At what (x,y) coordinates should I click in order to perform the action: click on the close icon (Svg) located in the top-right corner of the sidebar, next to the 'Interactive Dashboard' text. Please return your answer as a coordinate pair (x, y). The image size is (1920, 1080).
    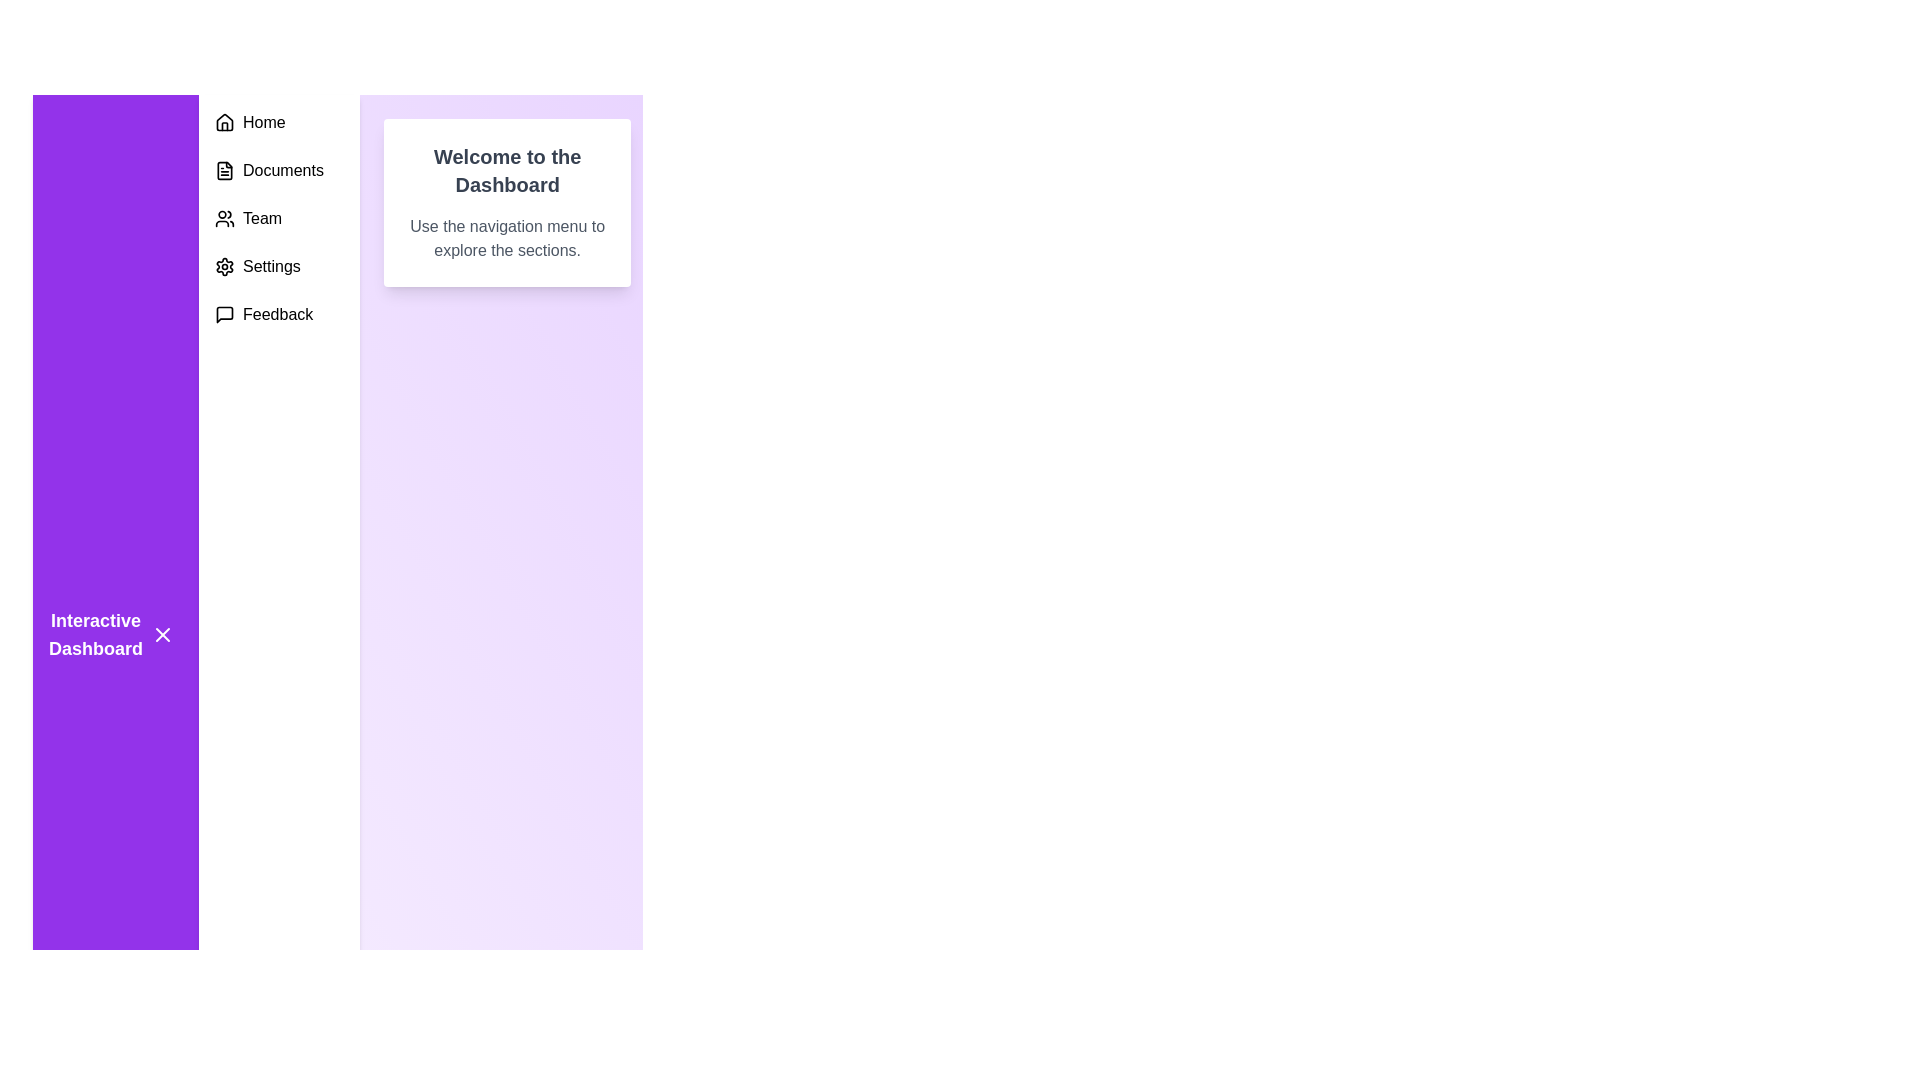
    Looking at the image, I should click on (163, 635).